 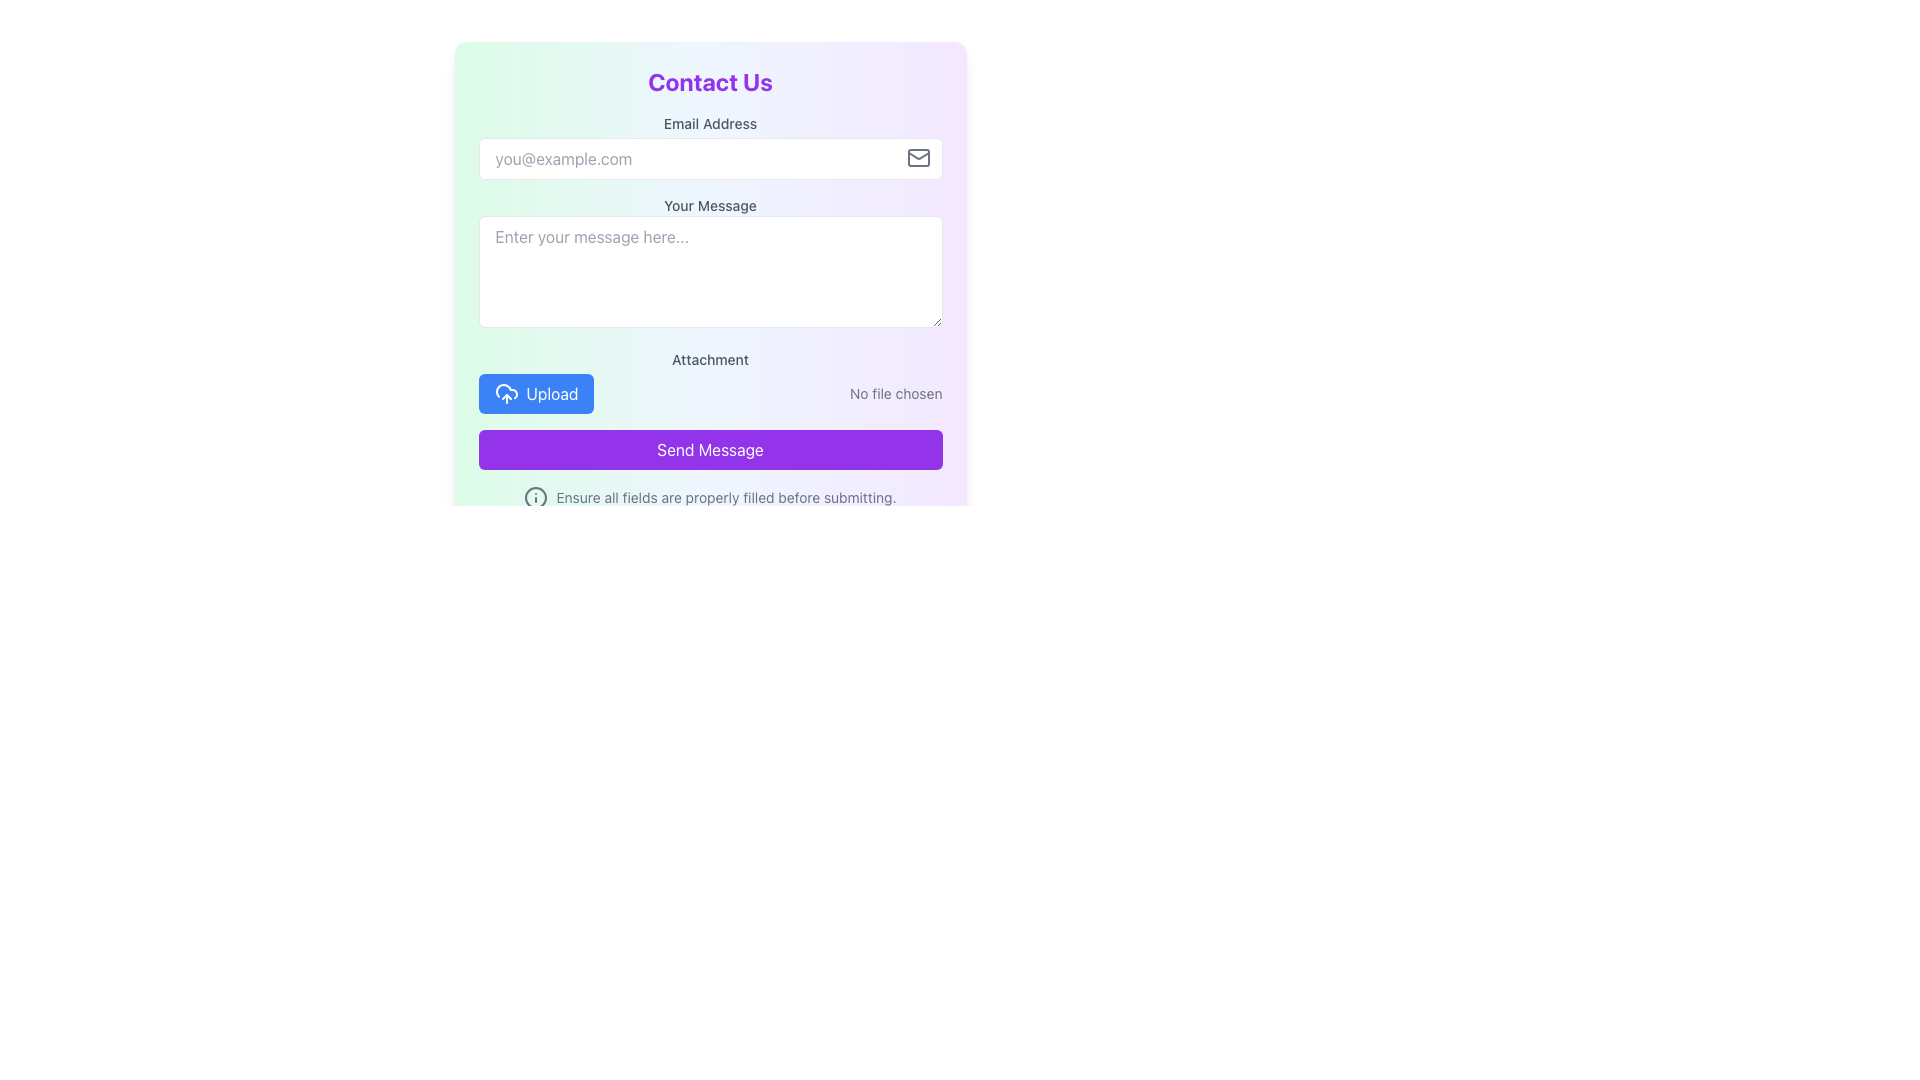 What do you see at coordinates (536, 393) in the screenshot?
I see `the upload button located in the 'Attachment' section below the 'Your Message' text area` at bounding box center [536, 393].